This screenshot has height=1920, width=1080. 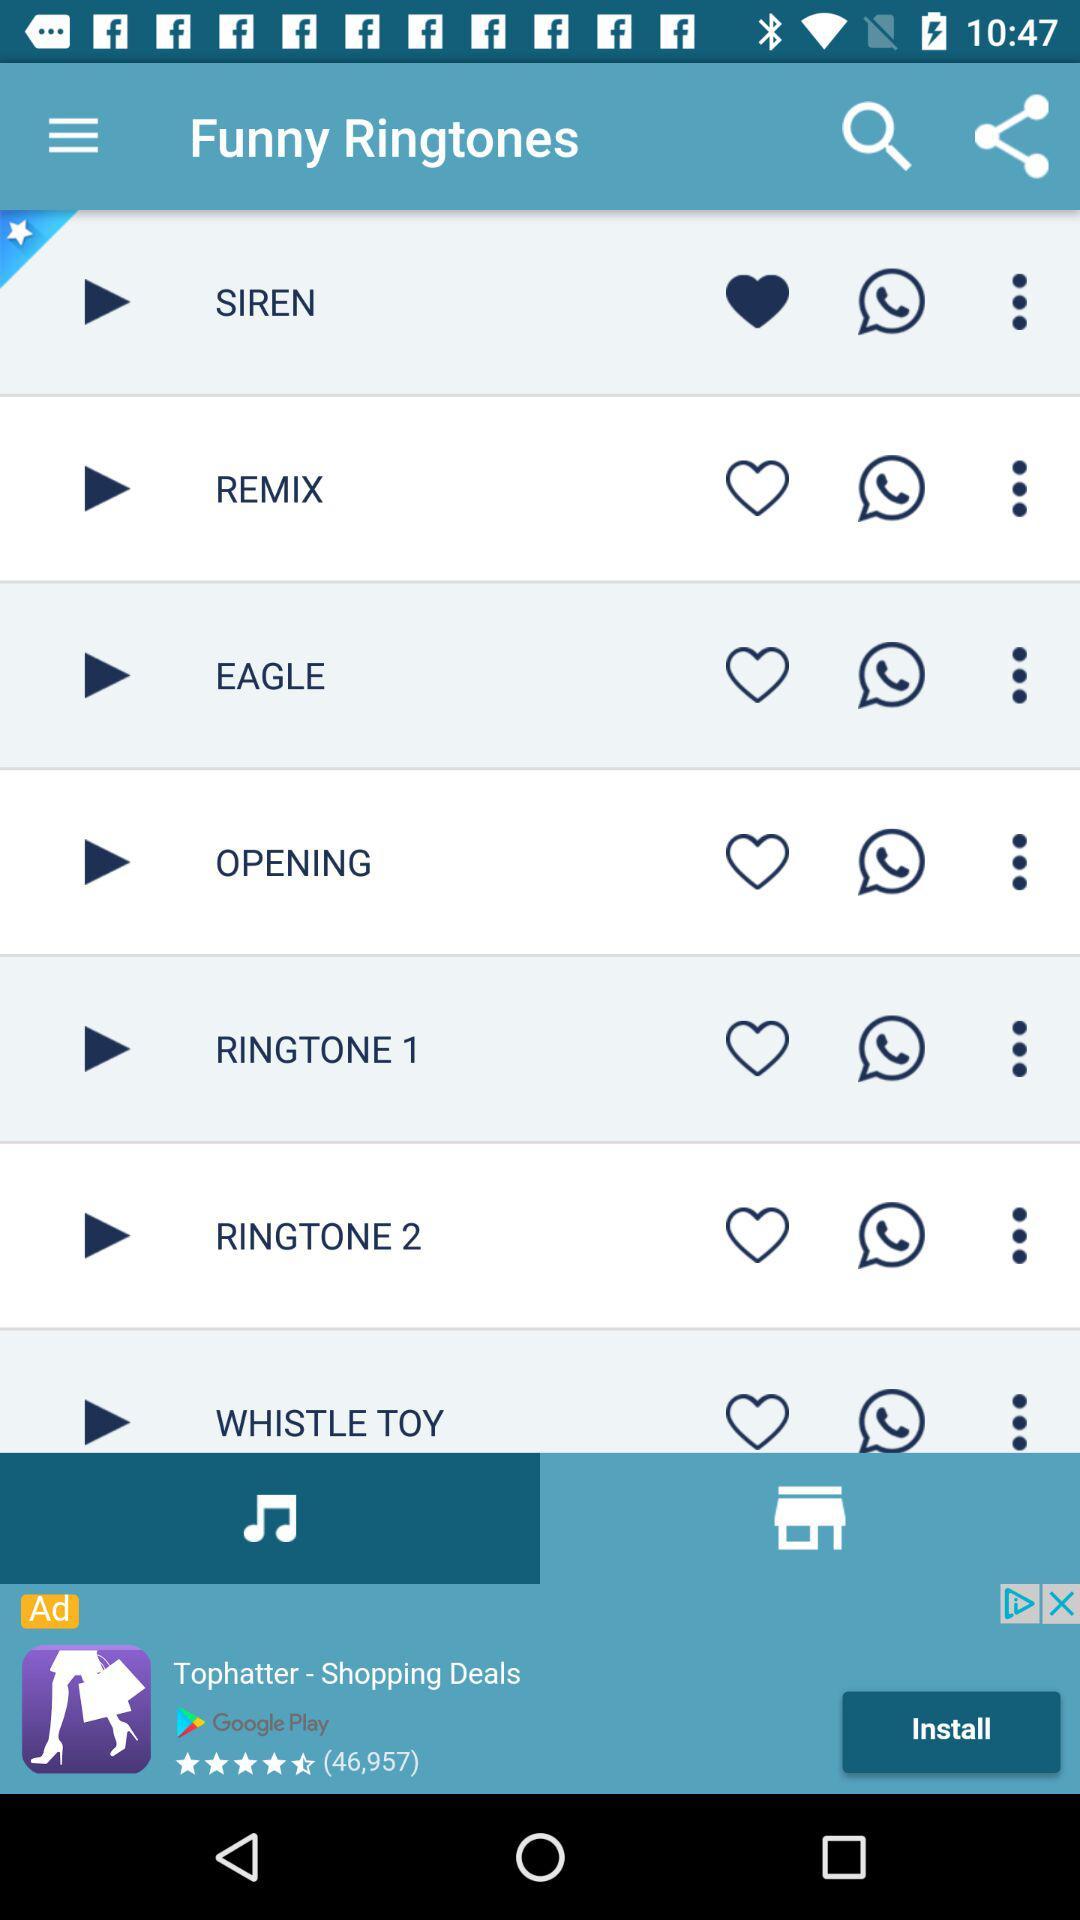 What do you see at coordinates (107, 1234) in the screenshot?
I see `play` at bounding box center [107, 1234].